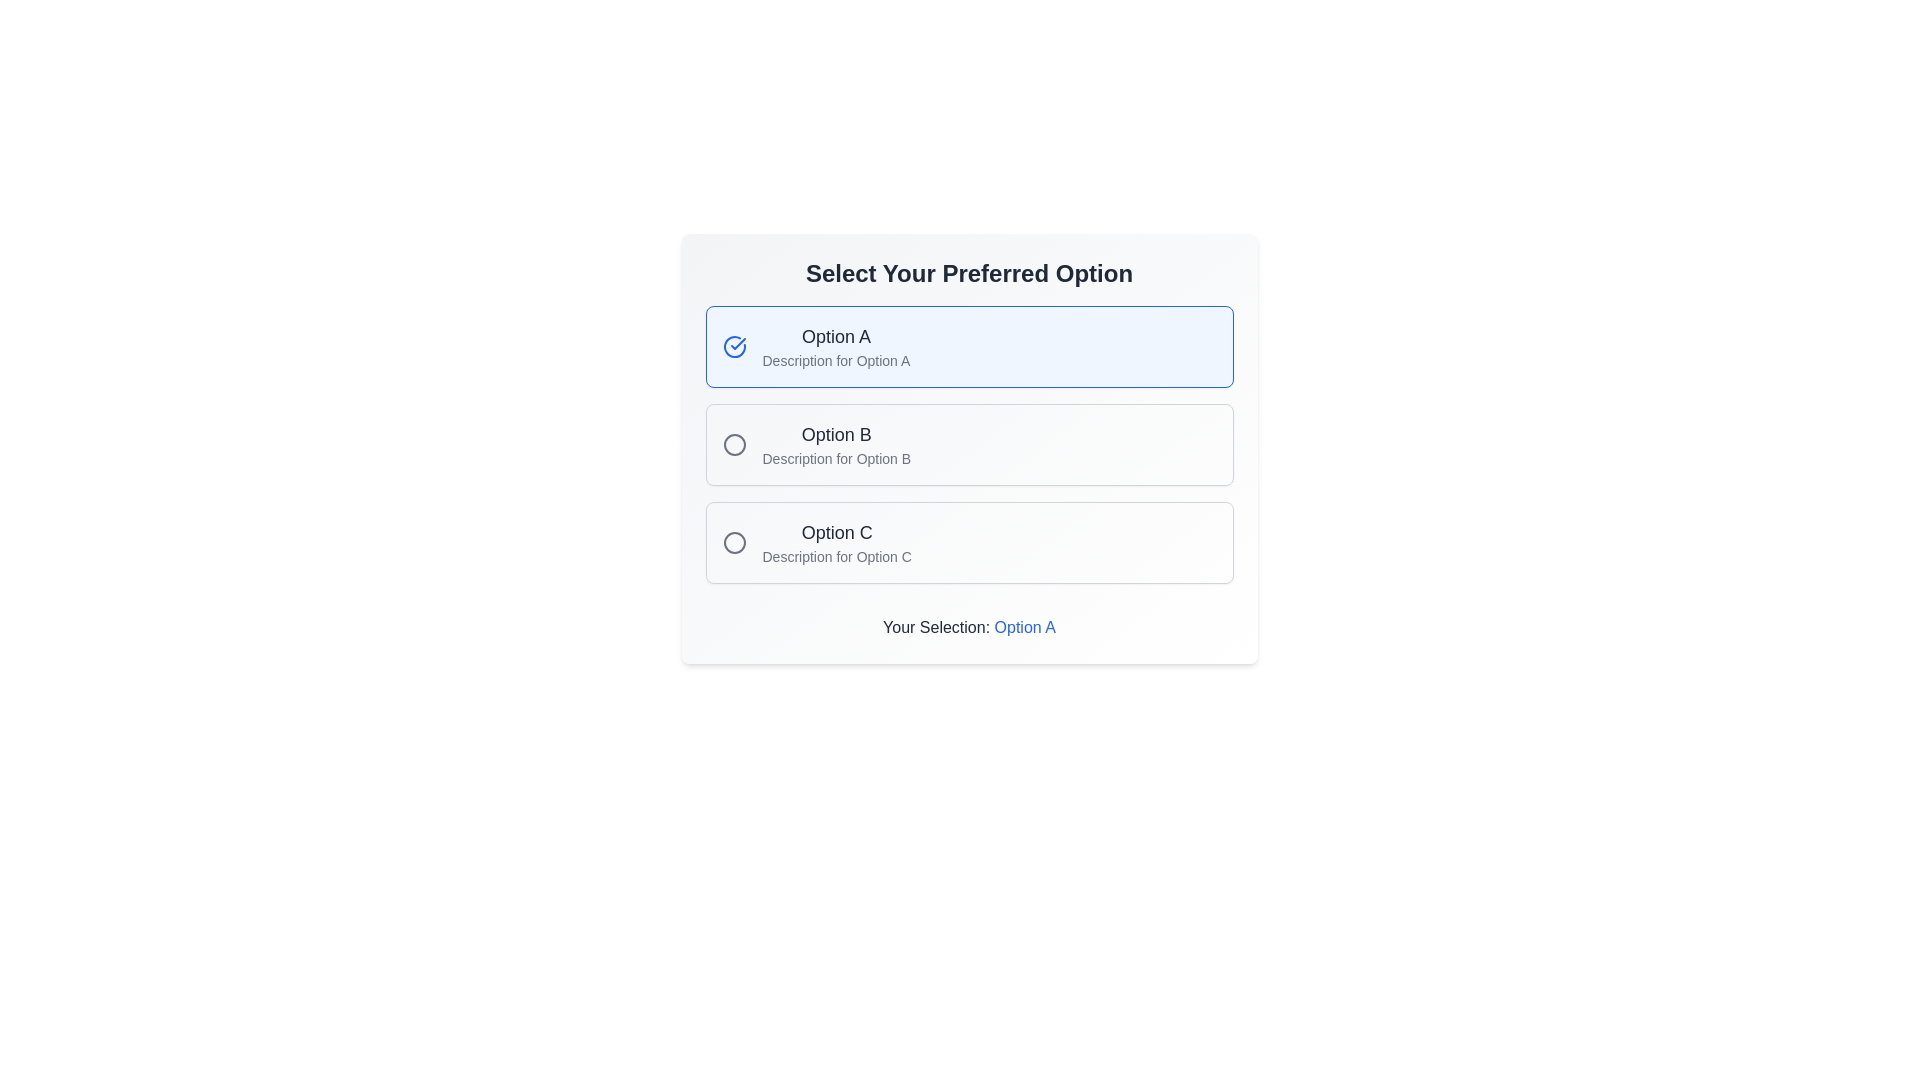 This screenshot has width=1920, height=1080. I want to click on text element that indicates the currently selected option near the bottom of the interface, adjacent to 'Your Selection:', so click(1025, 626).